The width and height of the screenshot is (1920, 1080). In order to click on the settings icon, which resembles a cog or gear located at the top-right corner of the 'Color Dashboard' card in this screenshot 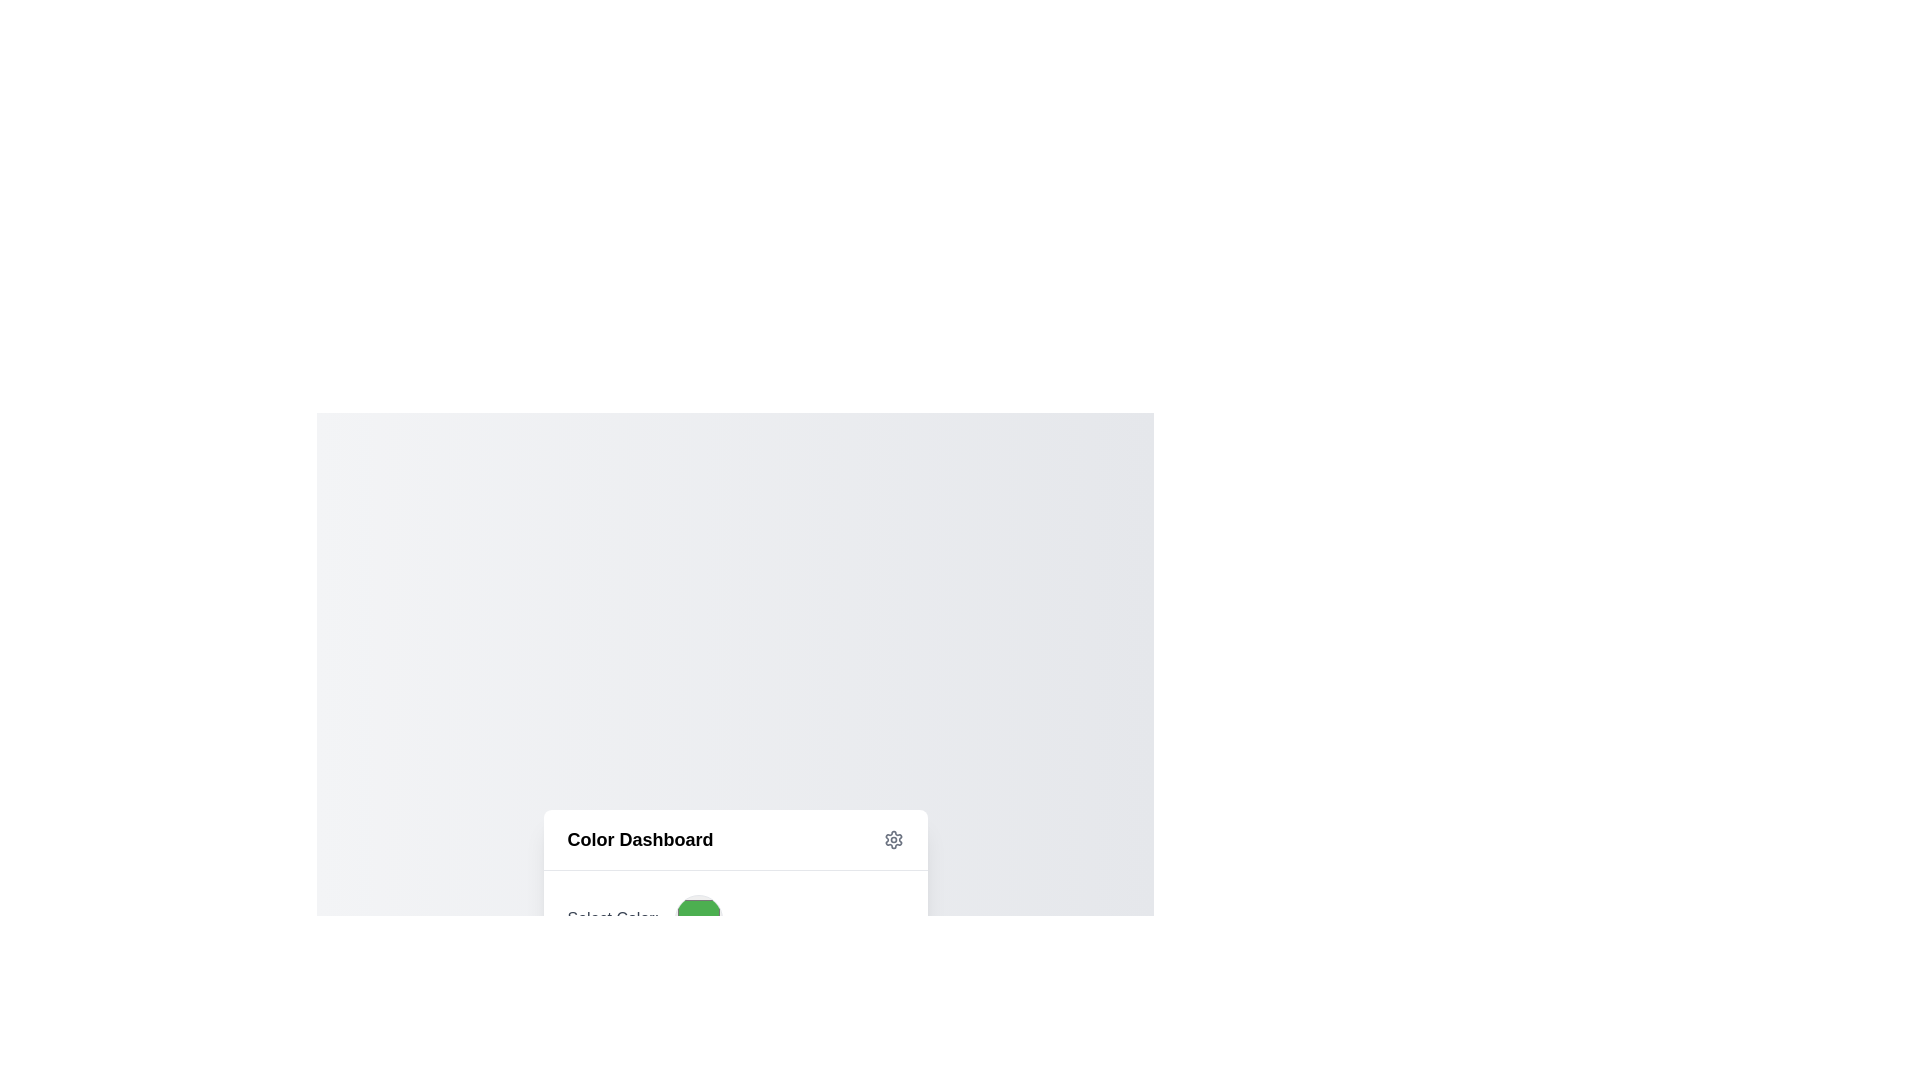, I will do `click(892, 840)`.